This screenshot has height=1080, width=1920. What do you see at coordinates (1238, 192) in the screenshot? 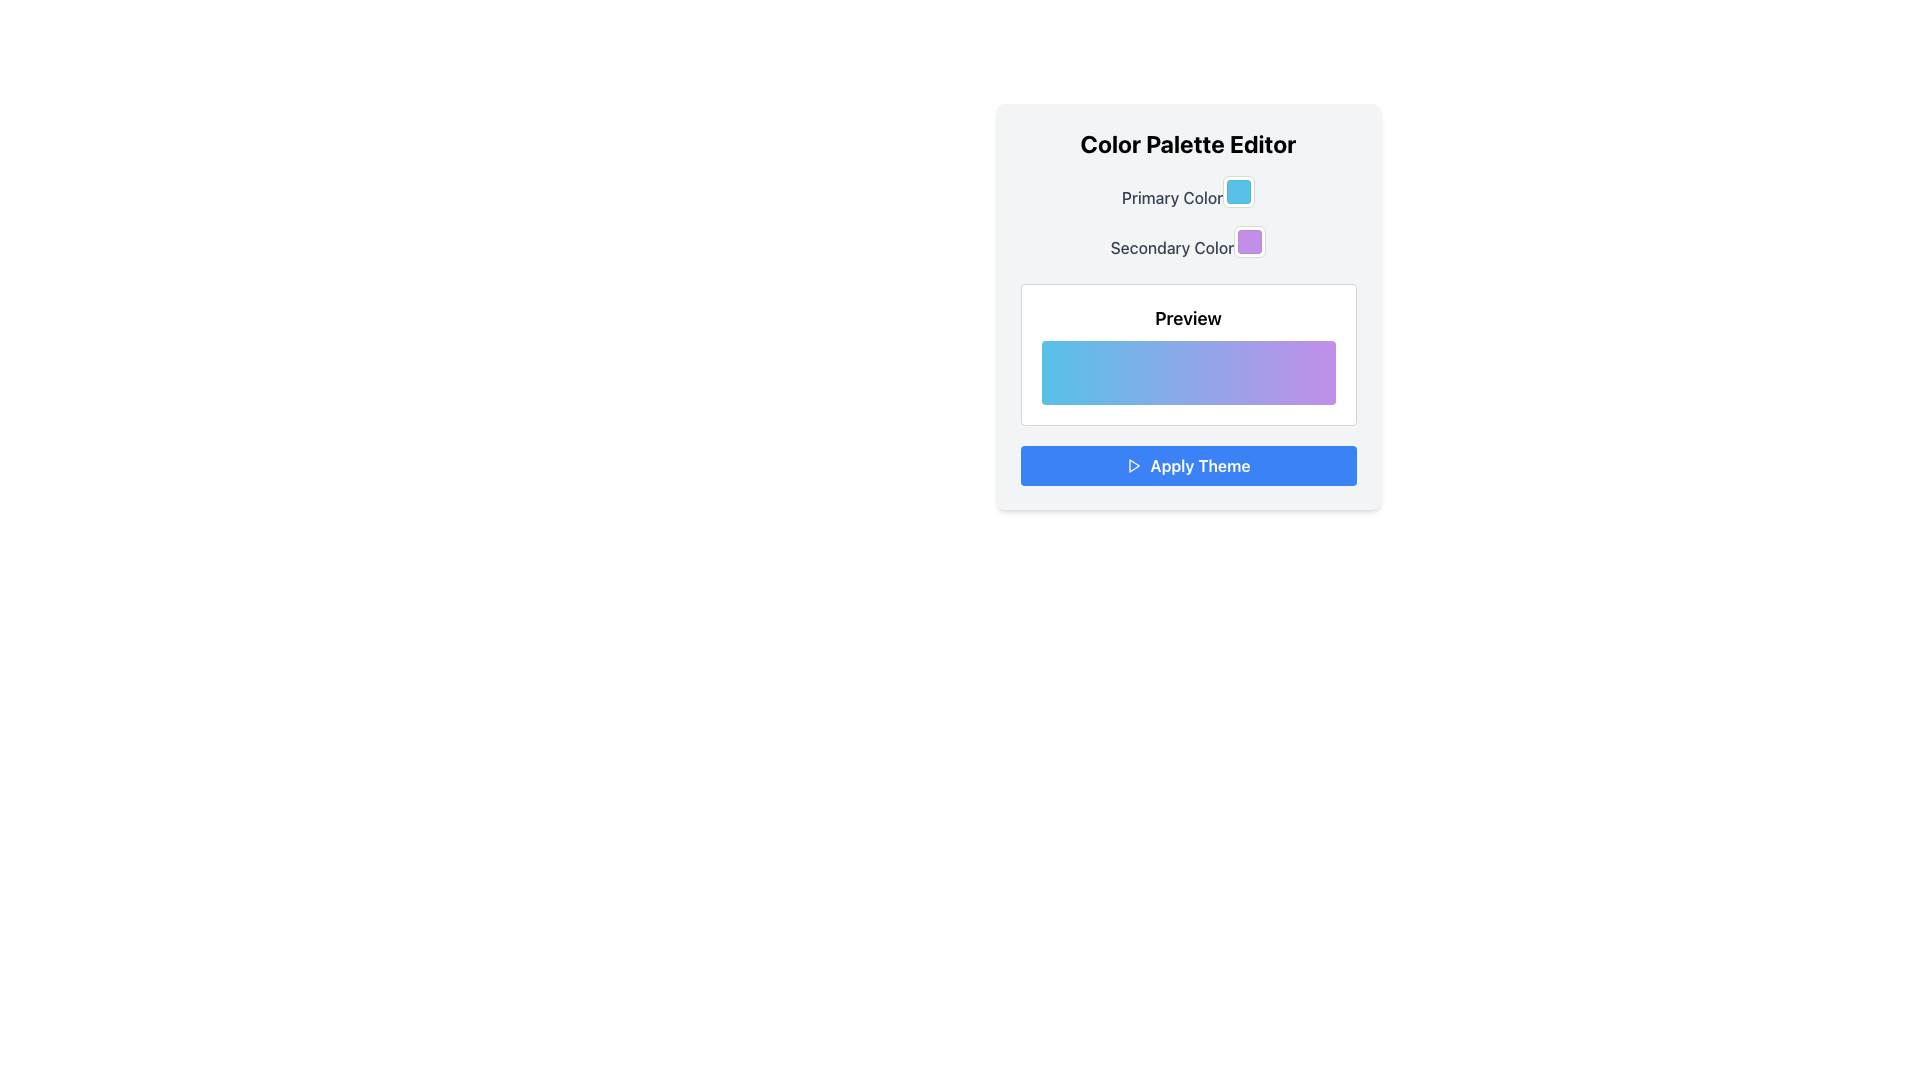
I see `the bright blue color swatch located to the right of the 'Primary Color' label in the color selection interface` at bounding box center [1238, 192].